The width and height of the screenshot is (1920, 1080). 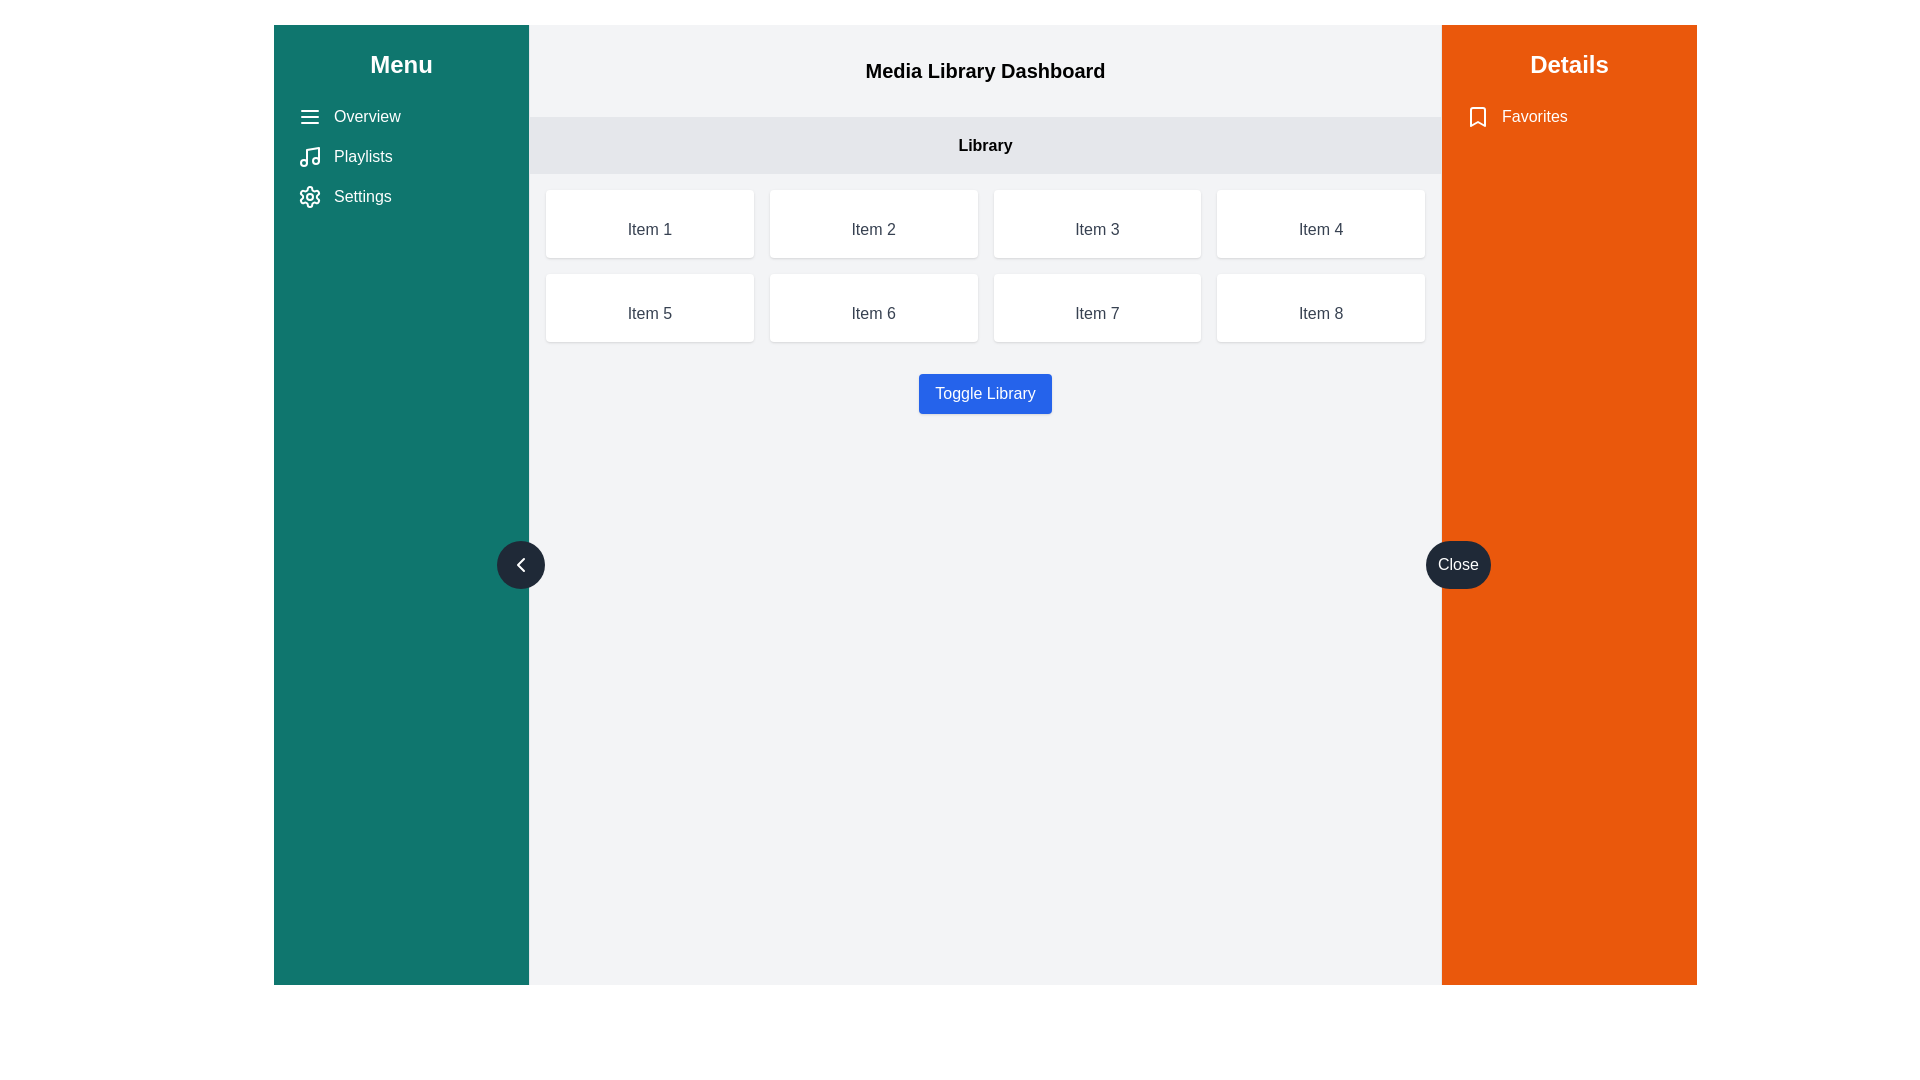 What do you see at coordinates (309, 196) in the screenshot?
I see `the settings icon located in the left navigation menu, below the 'Playlists' section` at bounding box center [309, 196].